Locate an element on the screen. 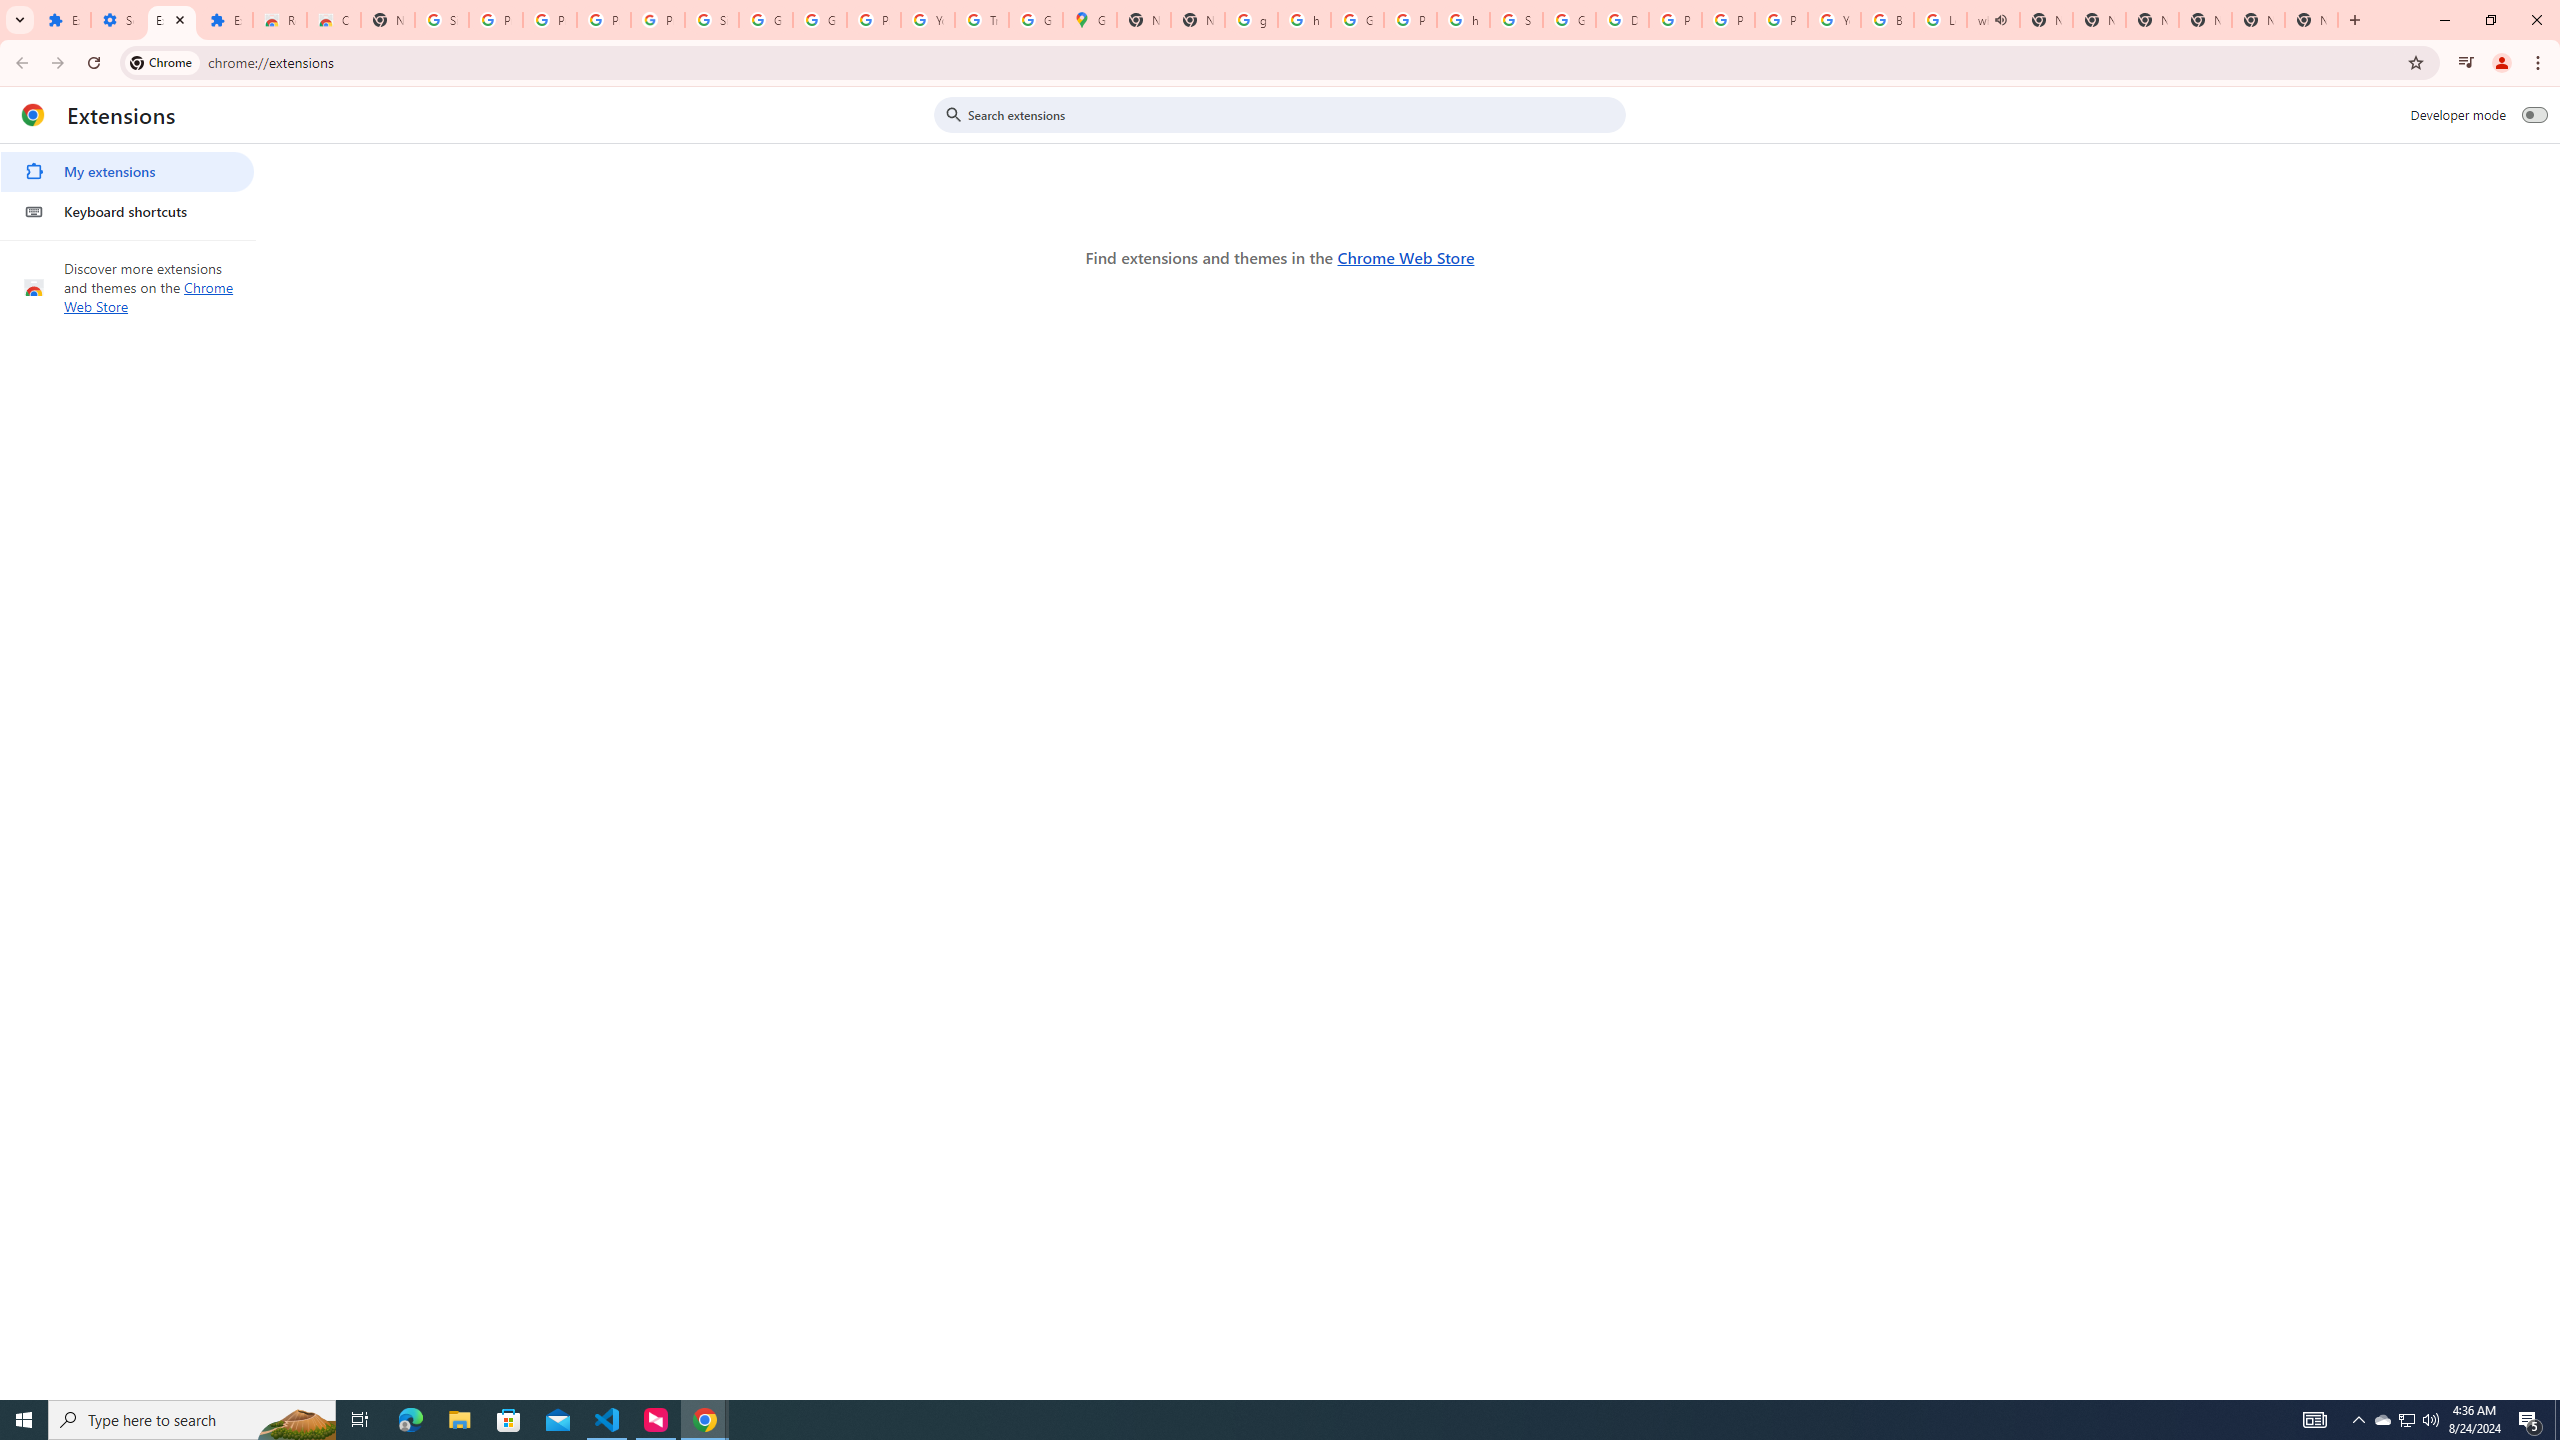 This screenshot has height=1440, width=2560. 'Settings' is located at coordinates (117, 19).